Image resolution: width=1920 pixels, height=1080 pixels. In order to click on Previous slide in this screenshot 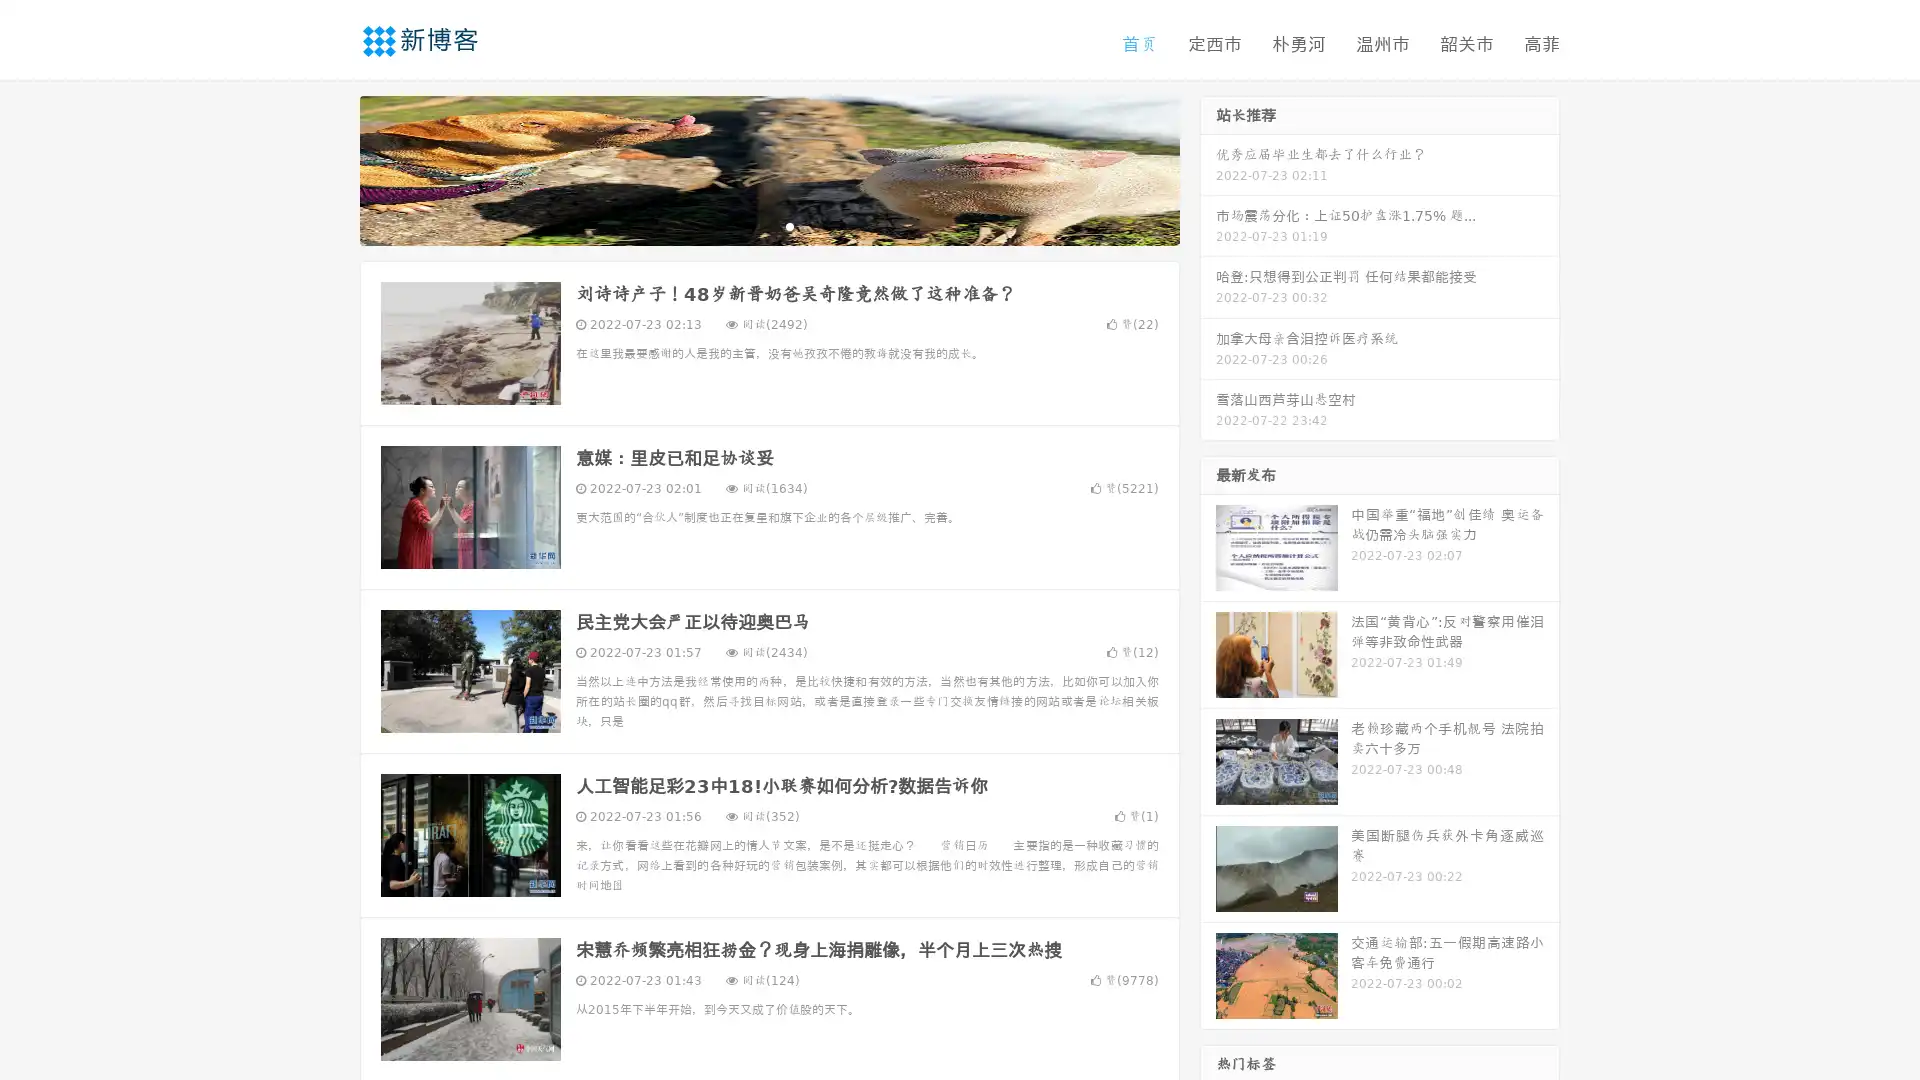, I will do `click(330, 168)`.